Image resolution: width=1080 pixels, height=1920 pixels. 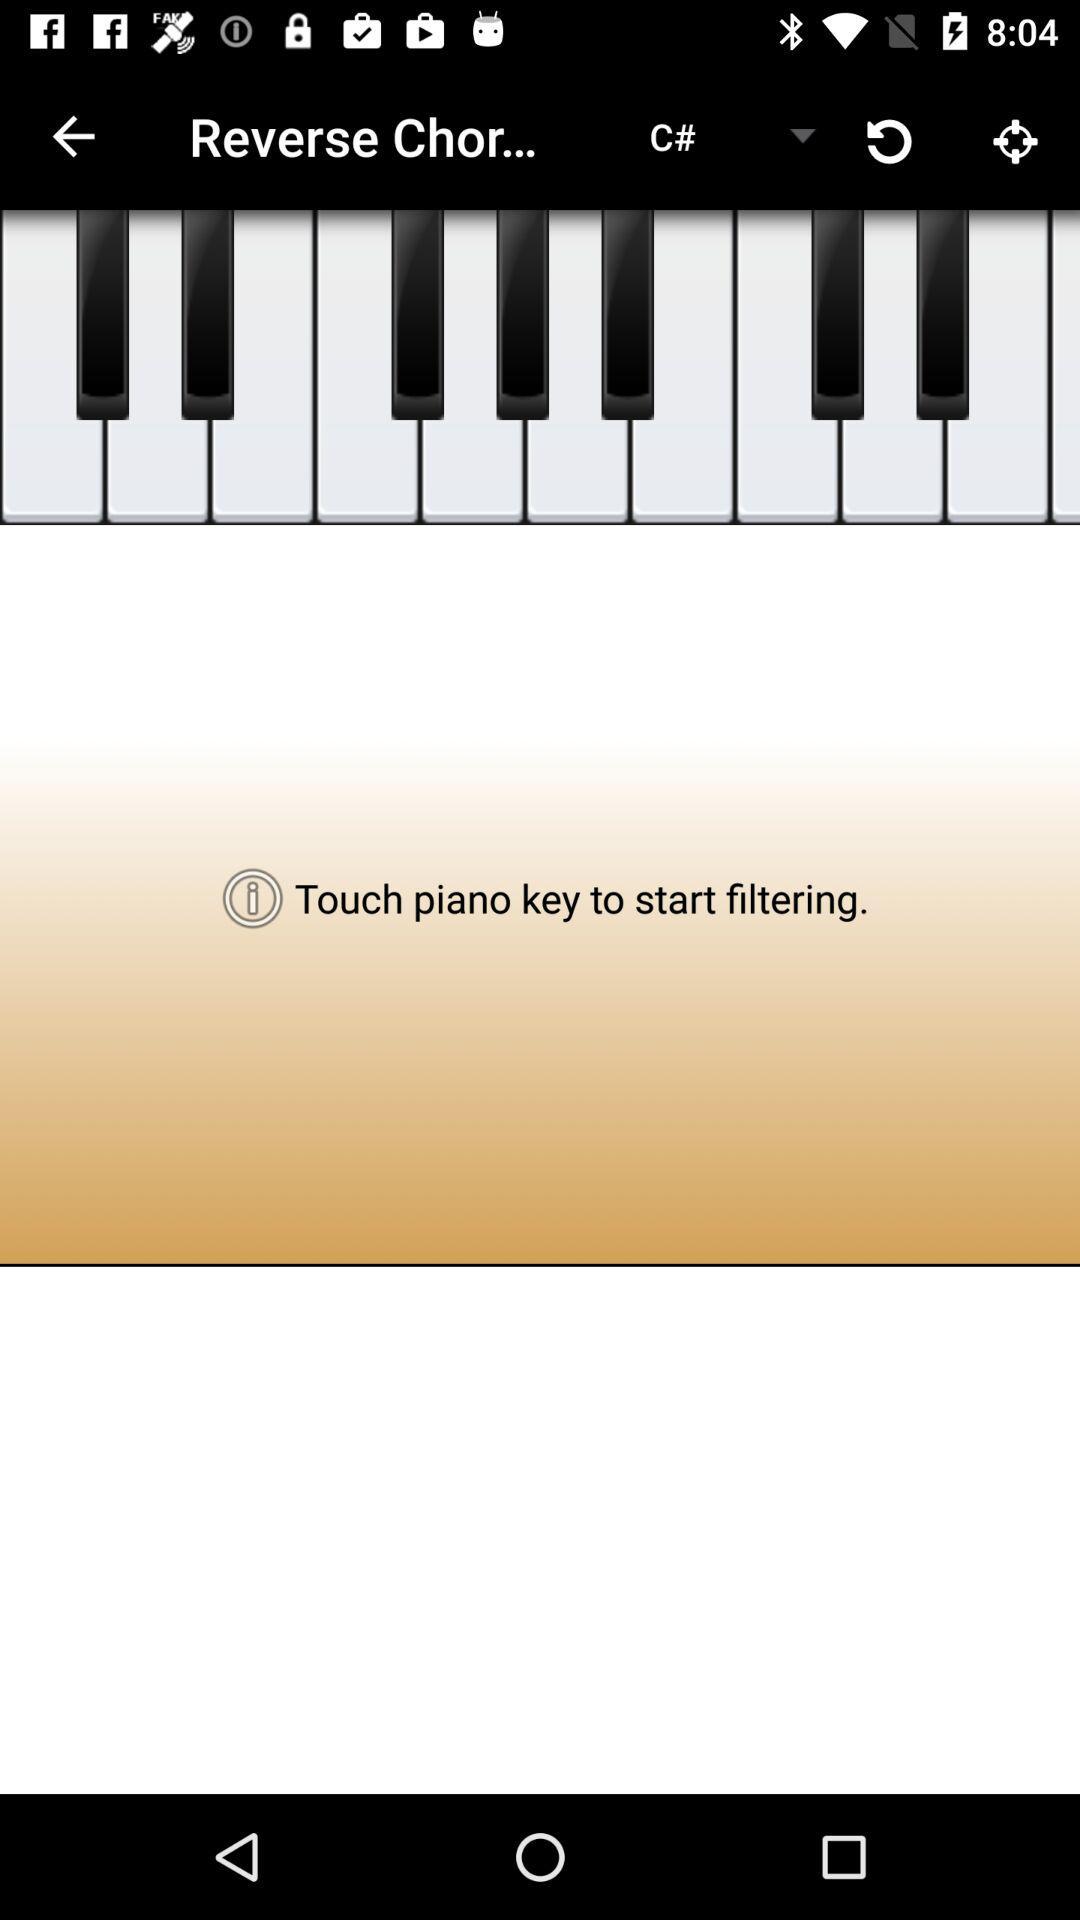 What do you see at coordinates (1063, 367) in the screenshot?
I see `piano key play` at bounding box center [1063, 367].